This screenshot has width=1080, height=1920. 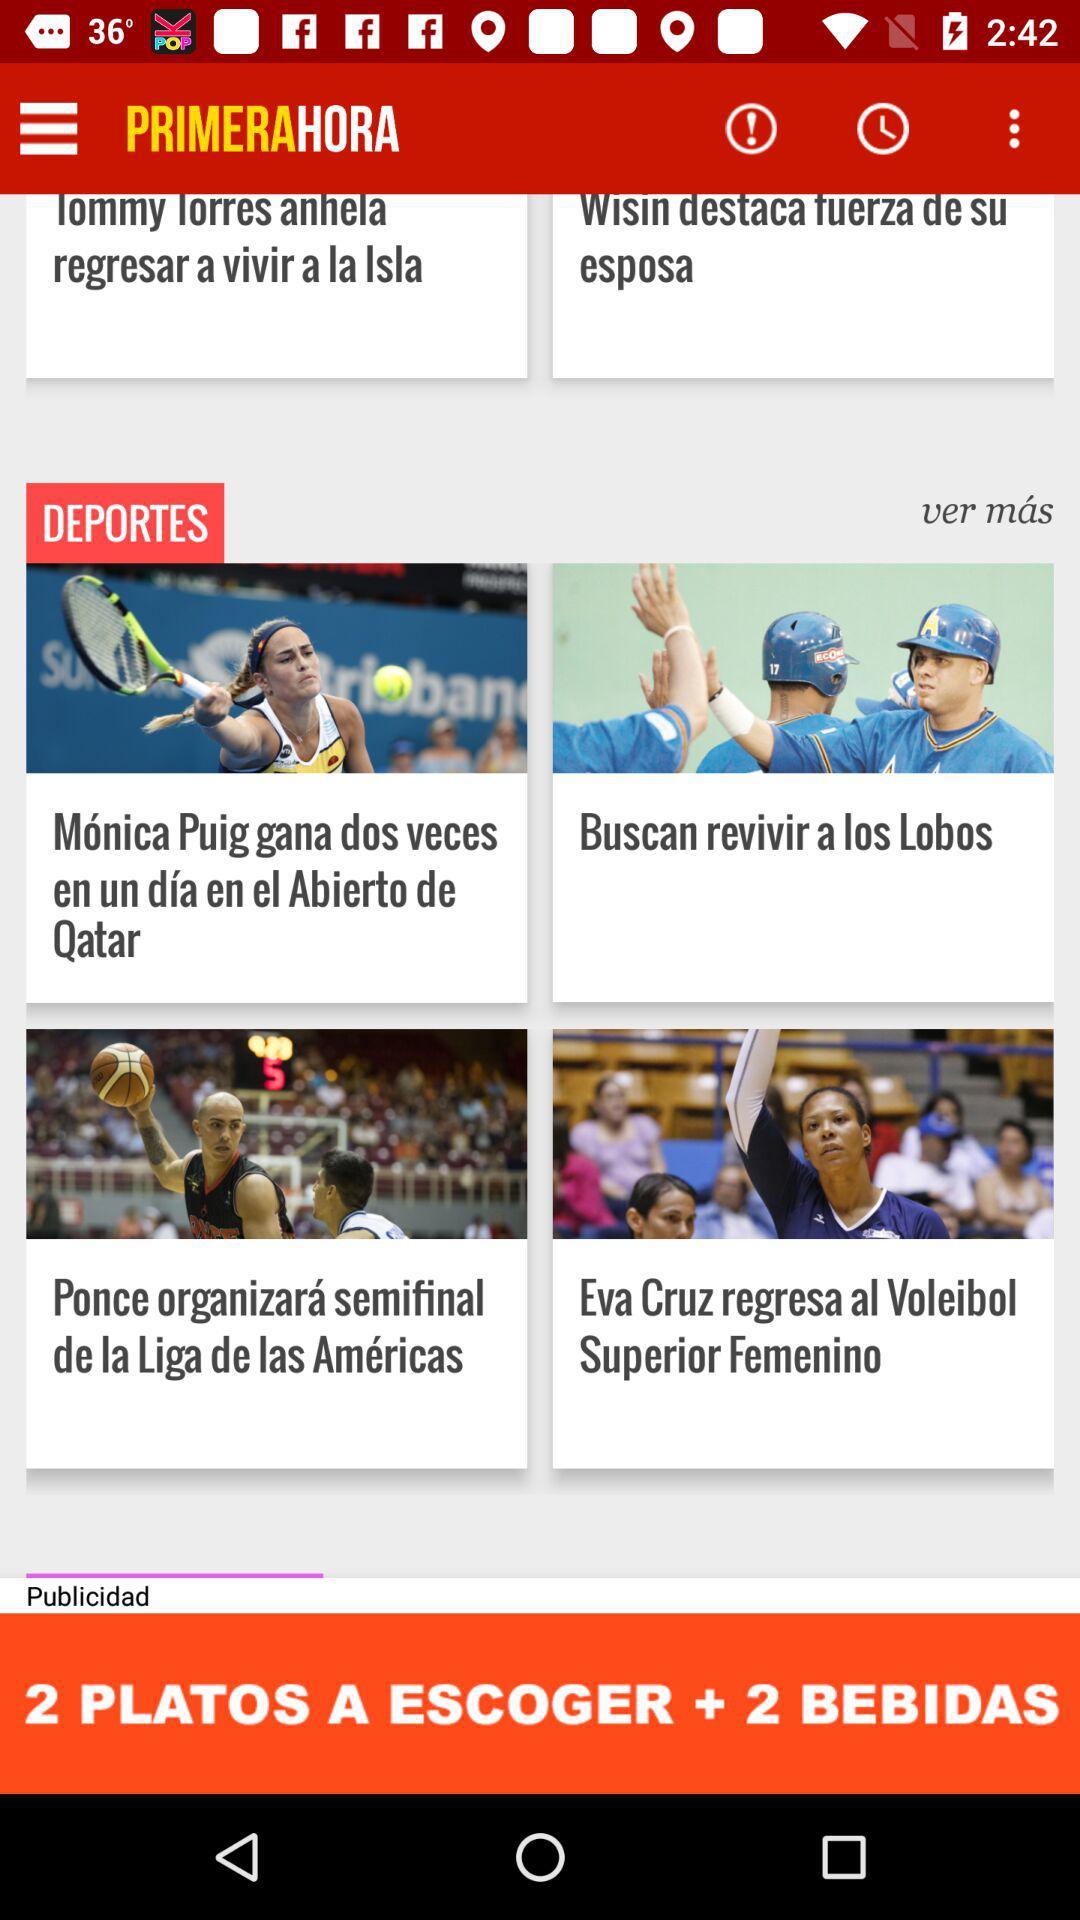 I want to click on menu, so click(x=47, y=127).